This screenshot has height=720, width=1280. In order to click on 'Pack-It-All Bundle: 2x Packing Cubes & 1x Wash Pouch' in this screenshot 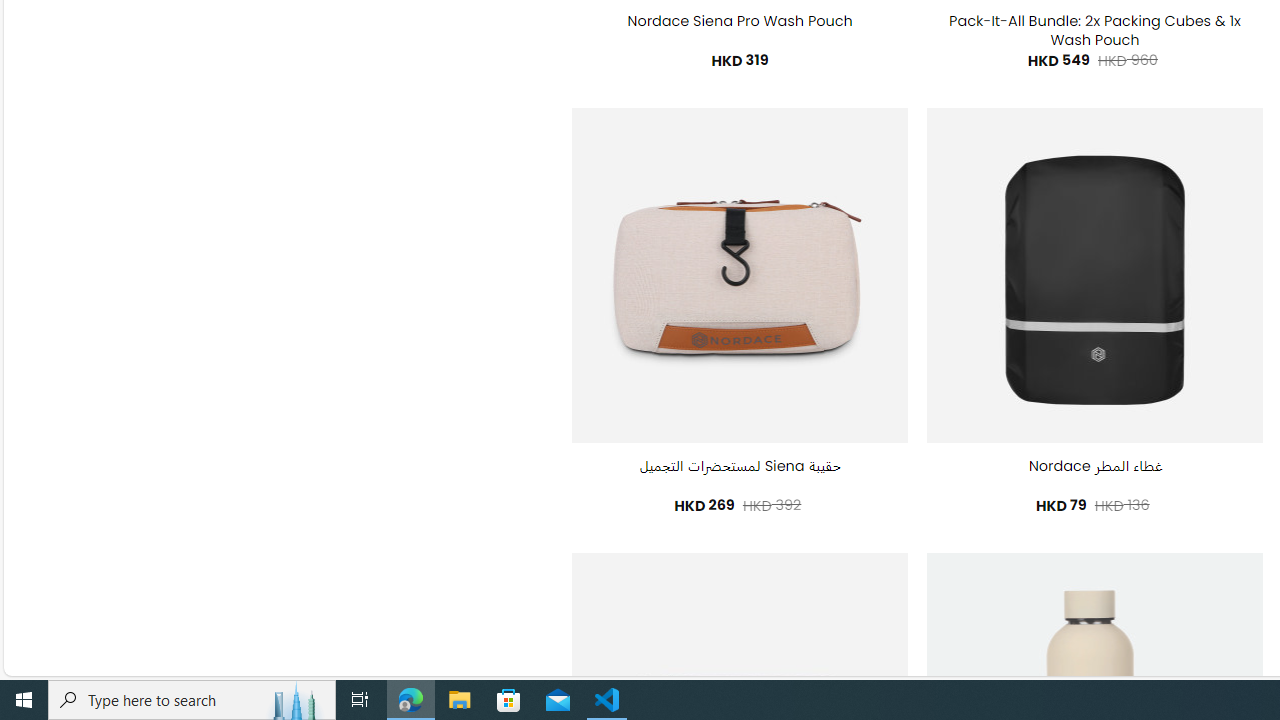, I will do `click(1094, 30)`.